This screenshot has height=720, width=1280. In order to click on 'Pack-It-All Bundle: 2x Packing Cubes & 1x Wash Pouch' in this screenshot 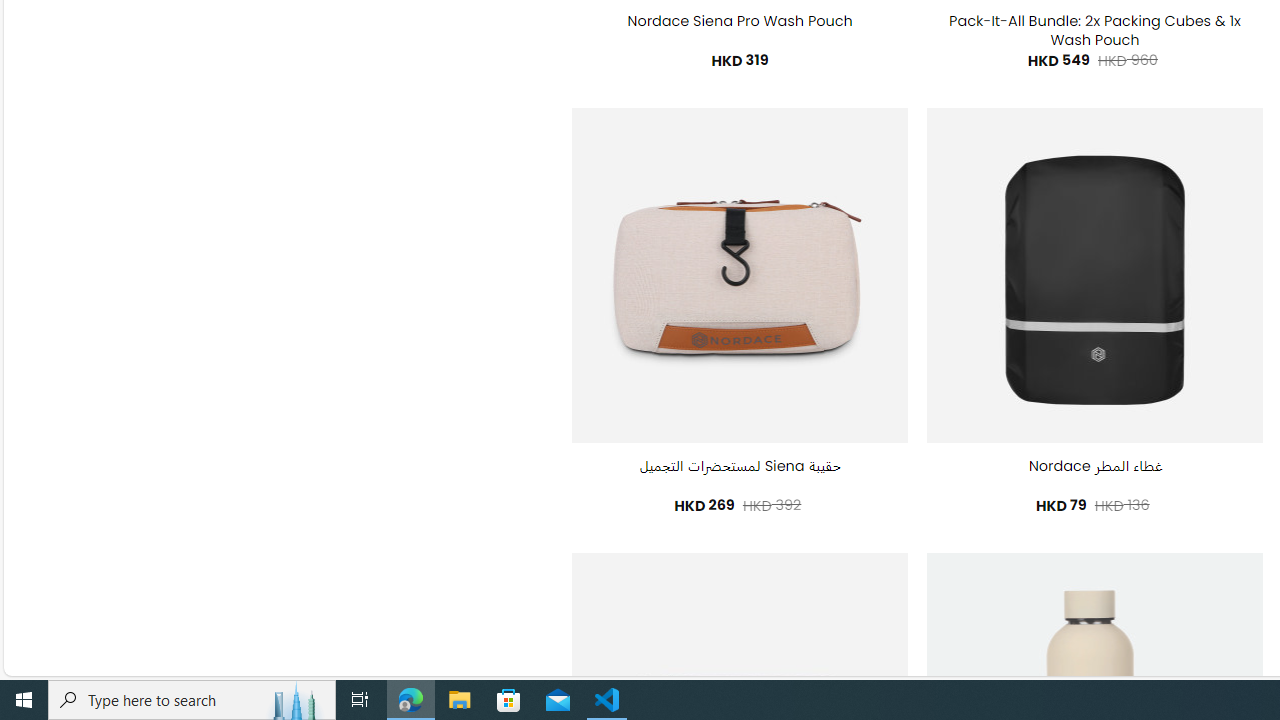, I will do `click(1094, 30)`.